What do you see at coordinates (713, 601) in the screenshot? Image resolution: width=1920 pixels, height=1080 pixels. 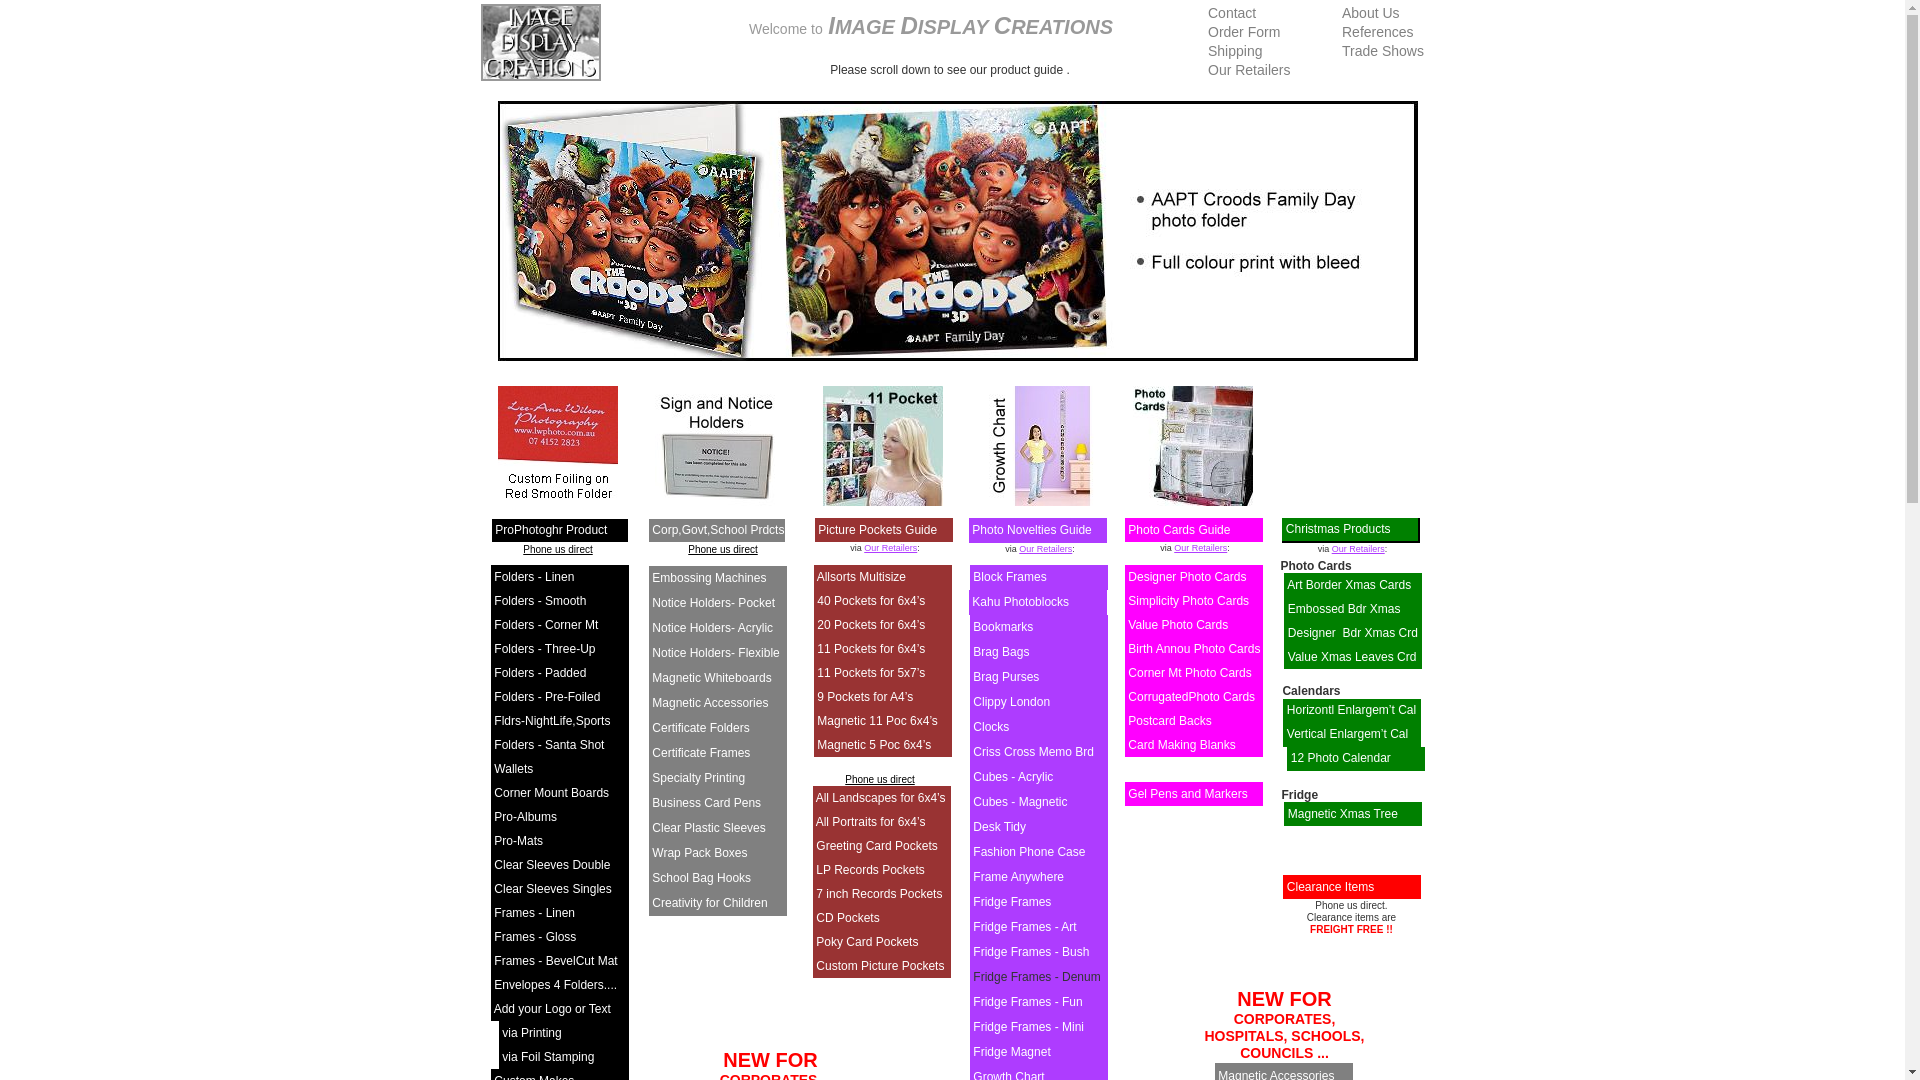 I see `'Notice Holders- Pocket'` at bounding box center [713, 601].